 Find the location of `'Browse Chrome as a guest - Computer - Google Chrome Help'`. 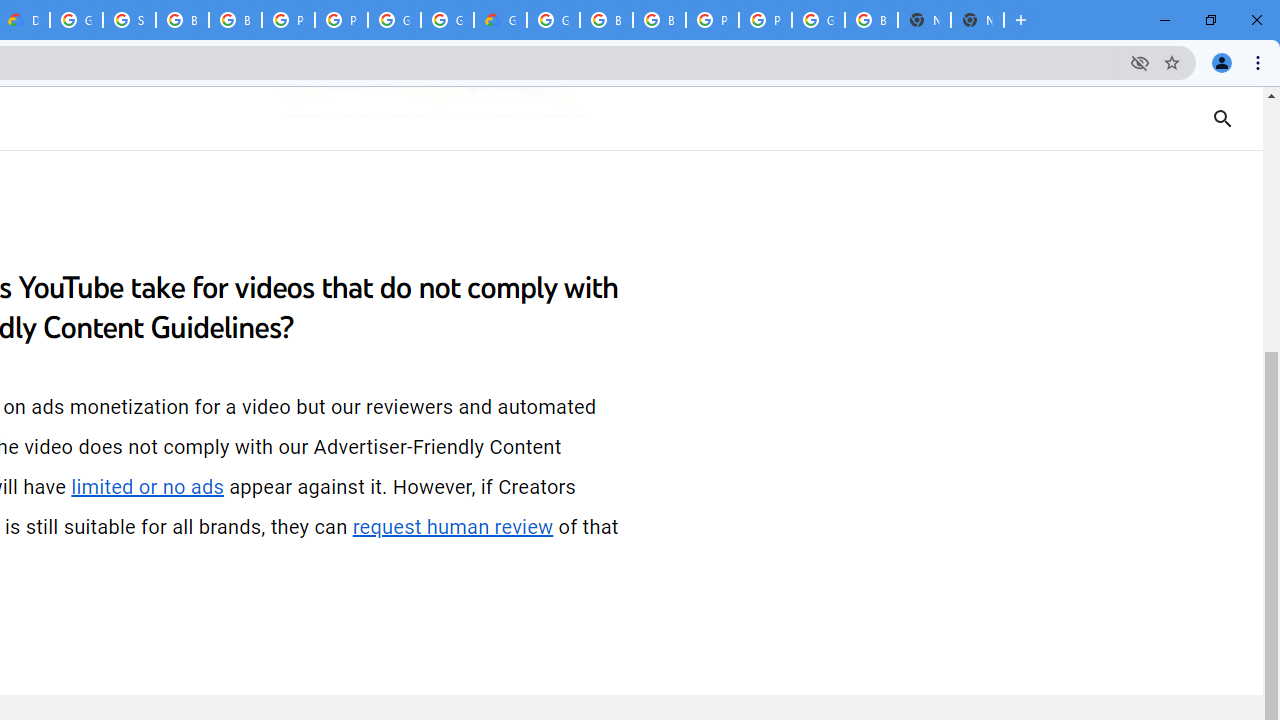

'Browse Chrome as a guest - Computer - Google Chrome Help' is located at coordinates (235, 20).